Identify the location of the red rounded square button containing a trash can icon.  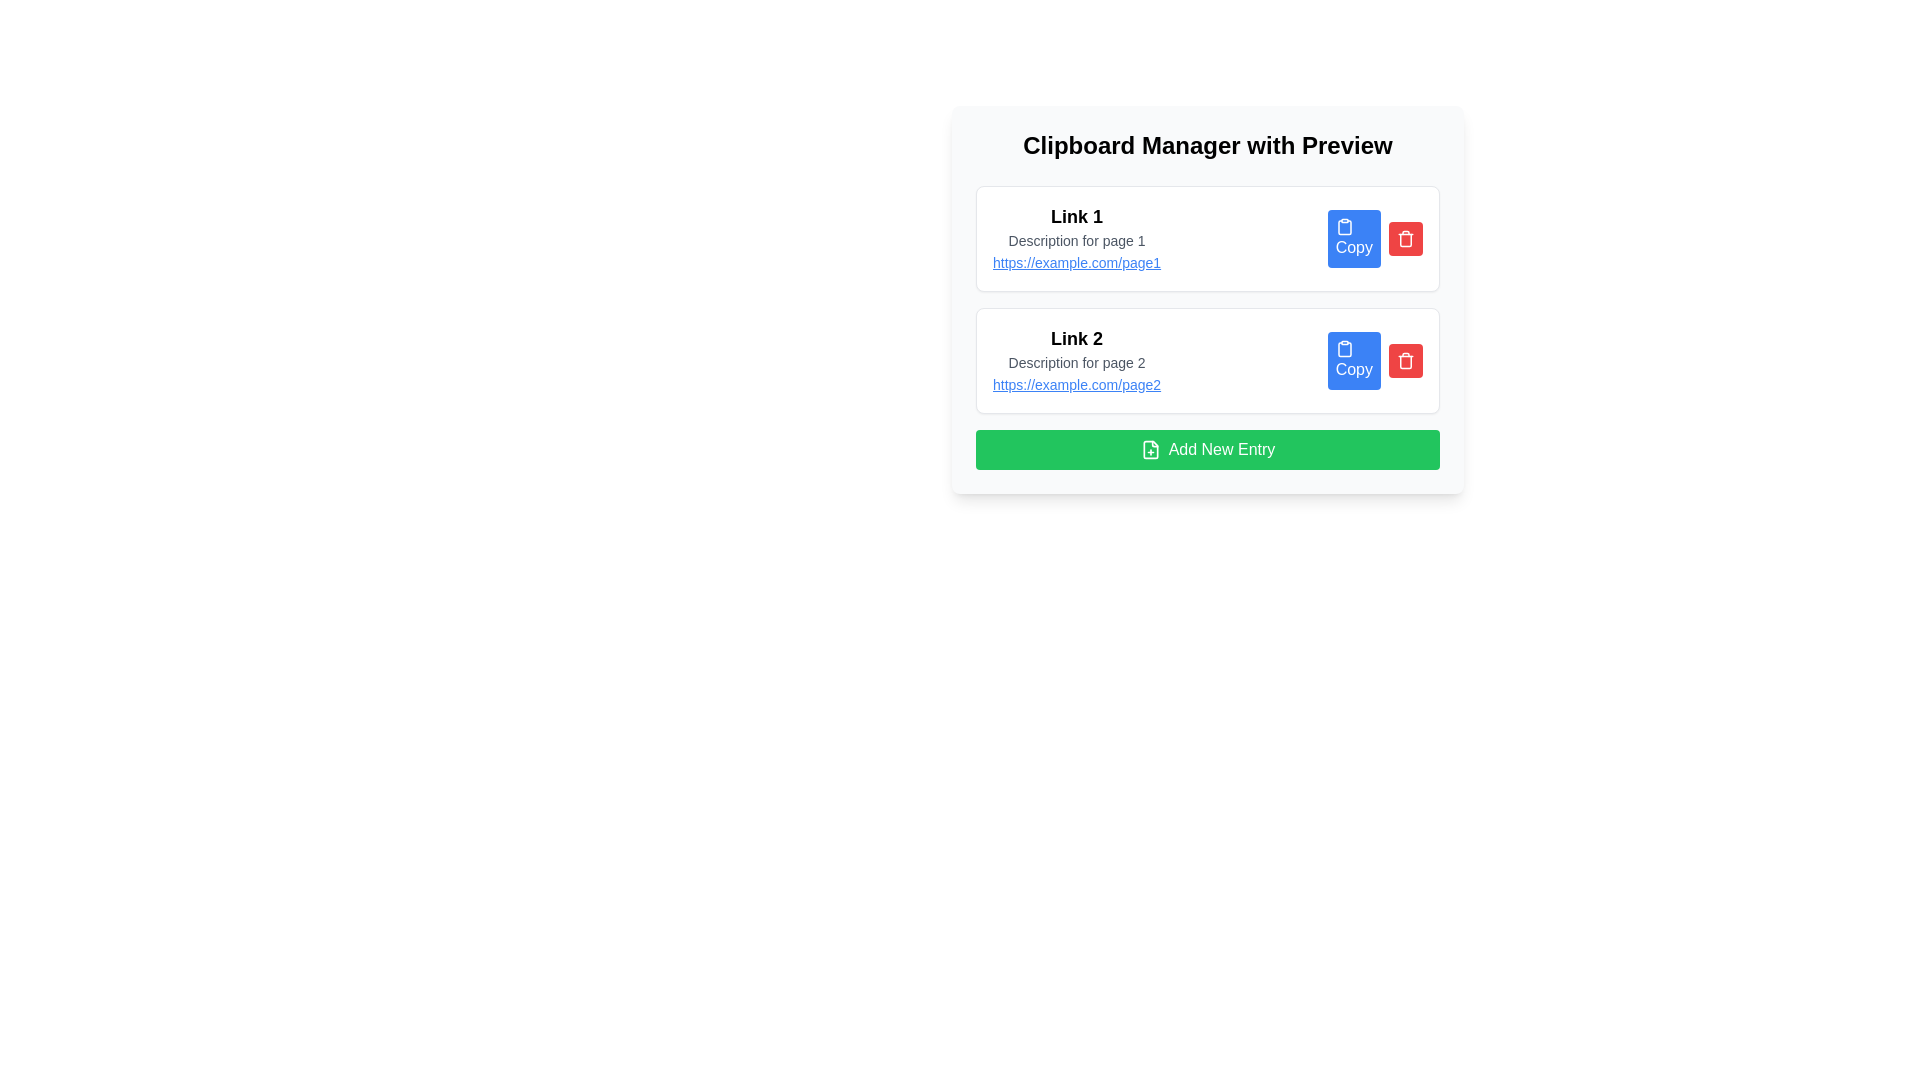
(1405, 238).